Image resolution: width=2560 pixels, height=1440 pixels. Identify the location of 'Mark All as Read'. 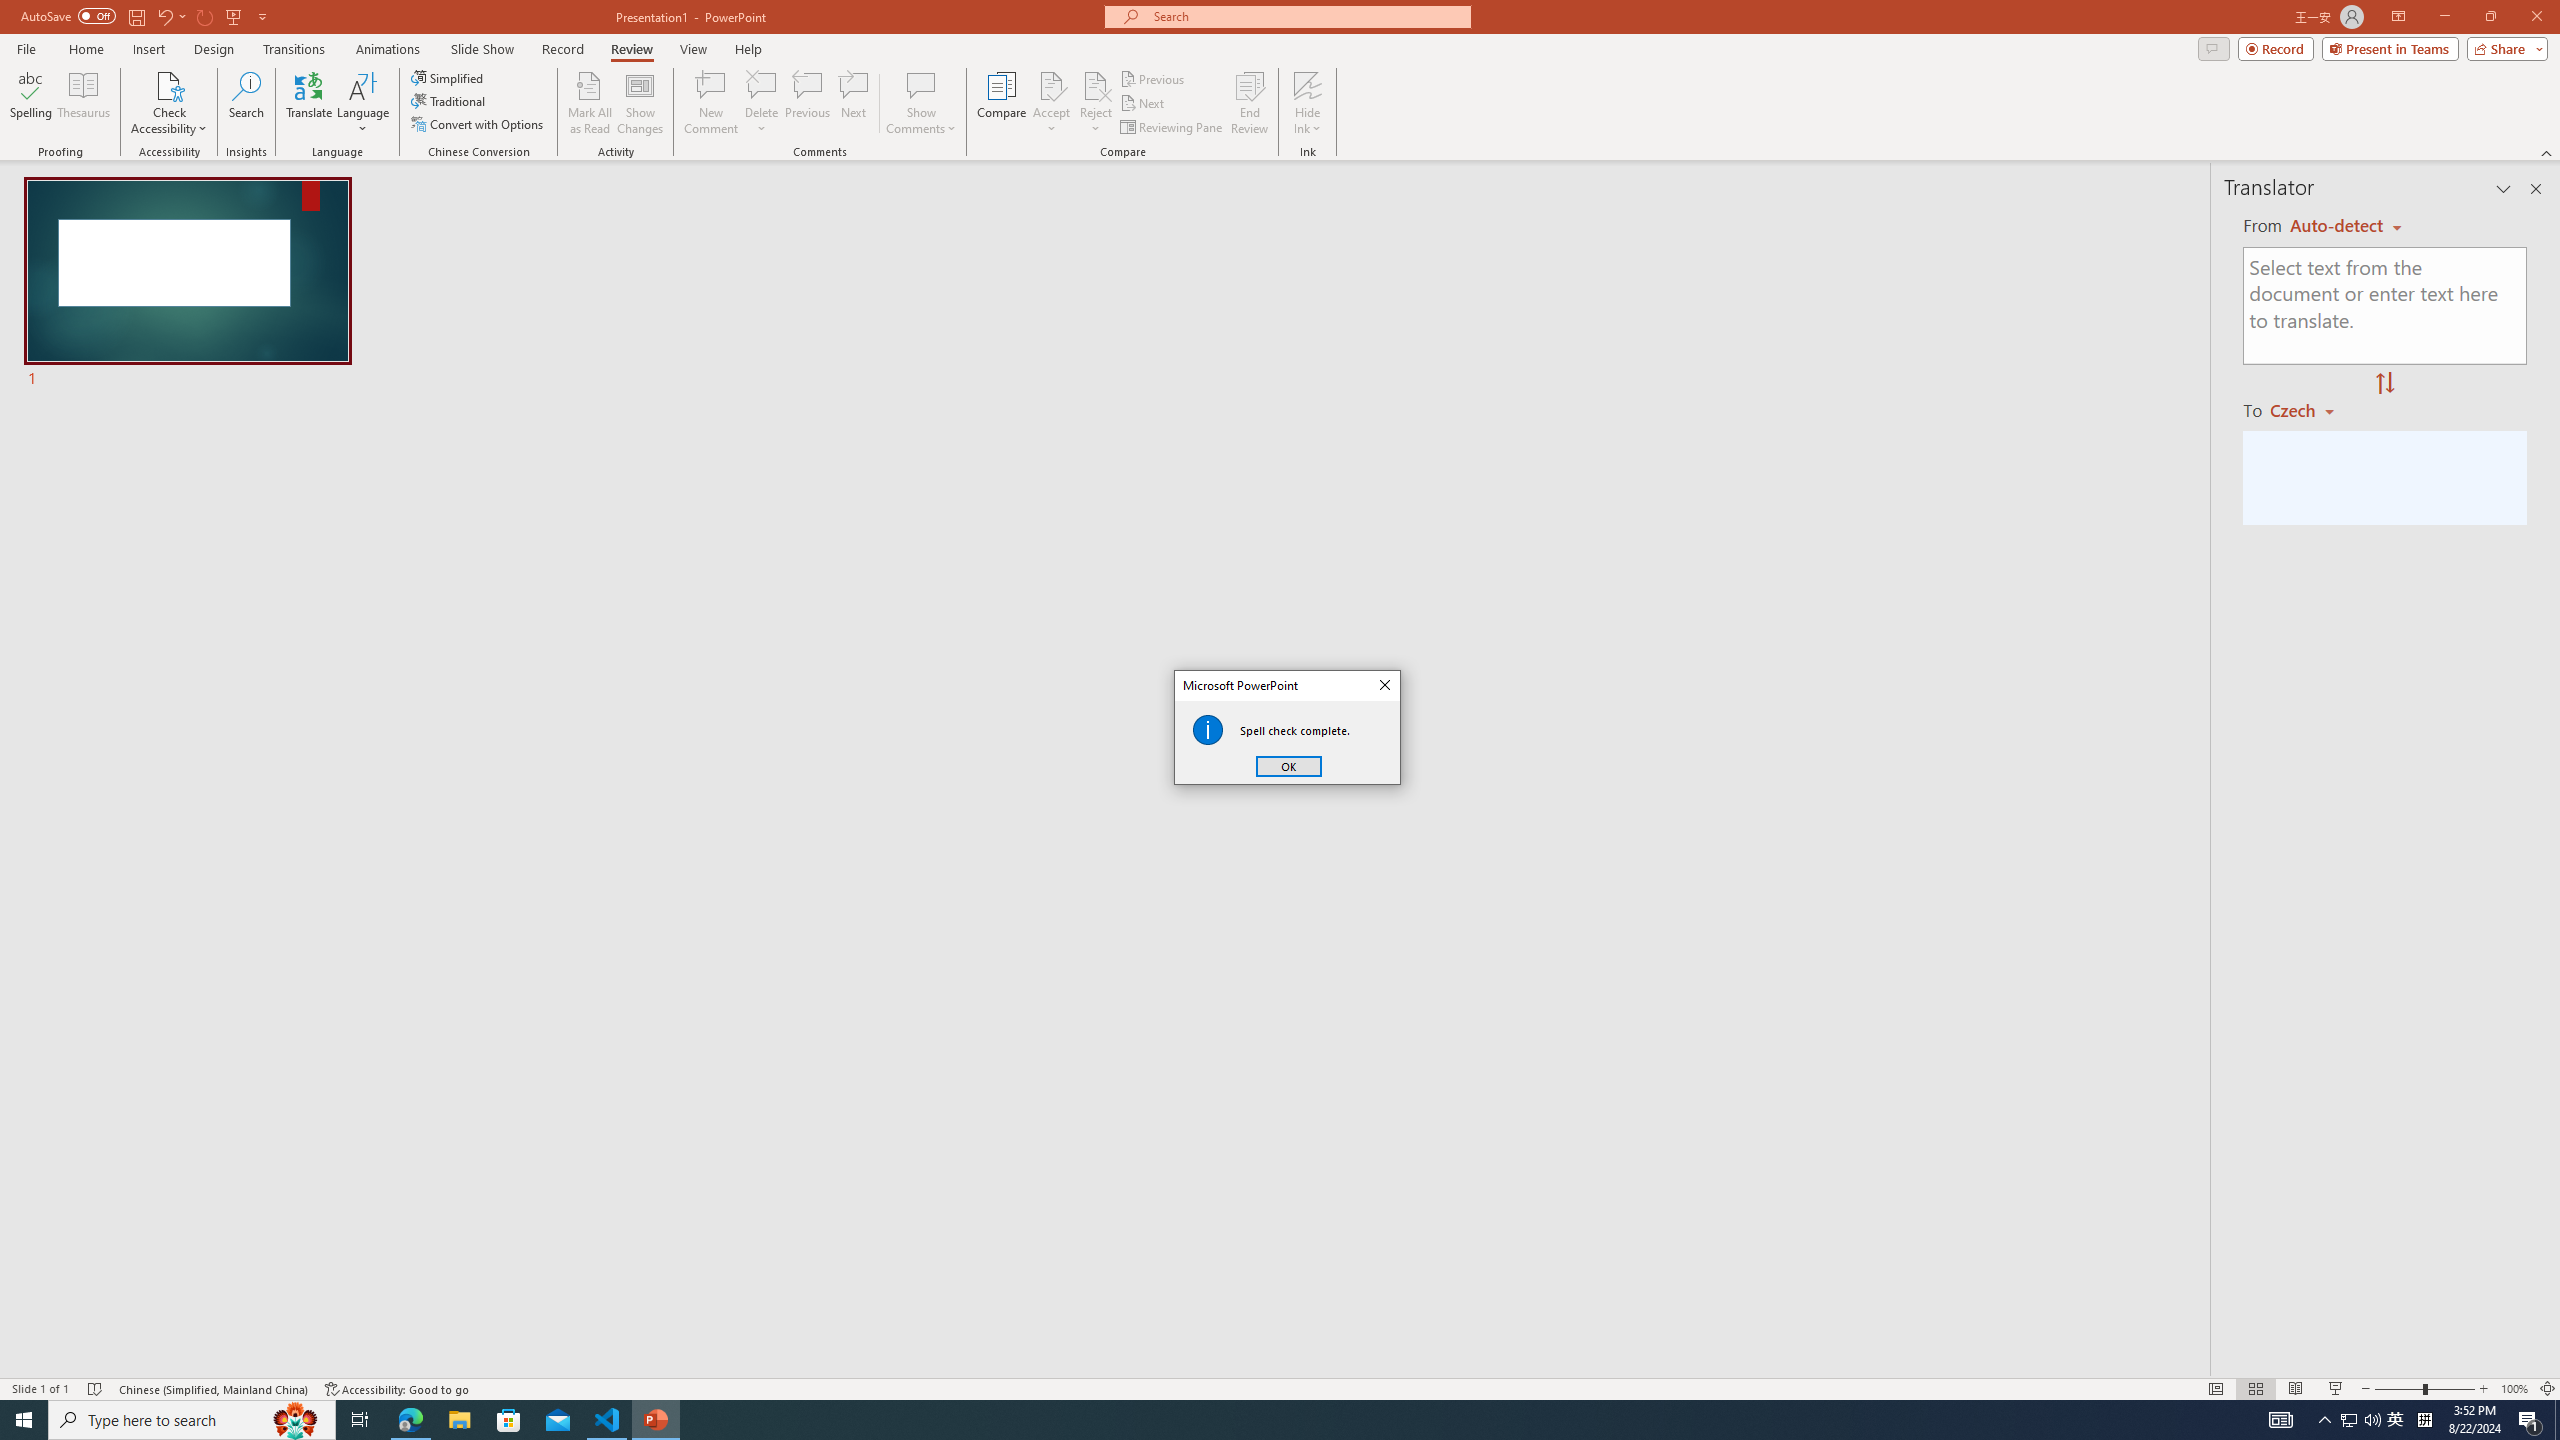
(590, 103).